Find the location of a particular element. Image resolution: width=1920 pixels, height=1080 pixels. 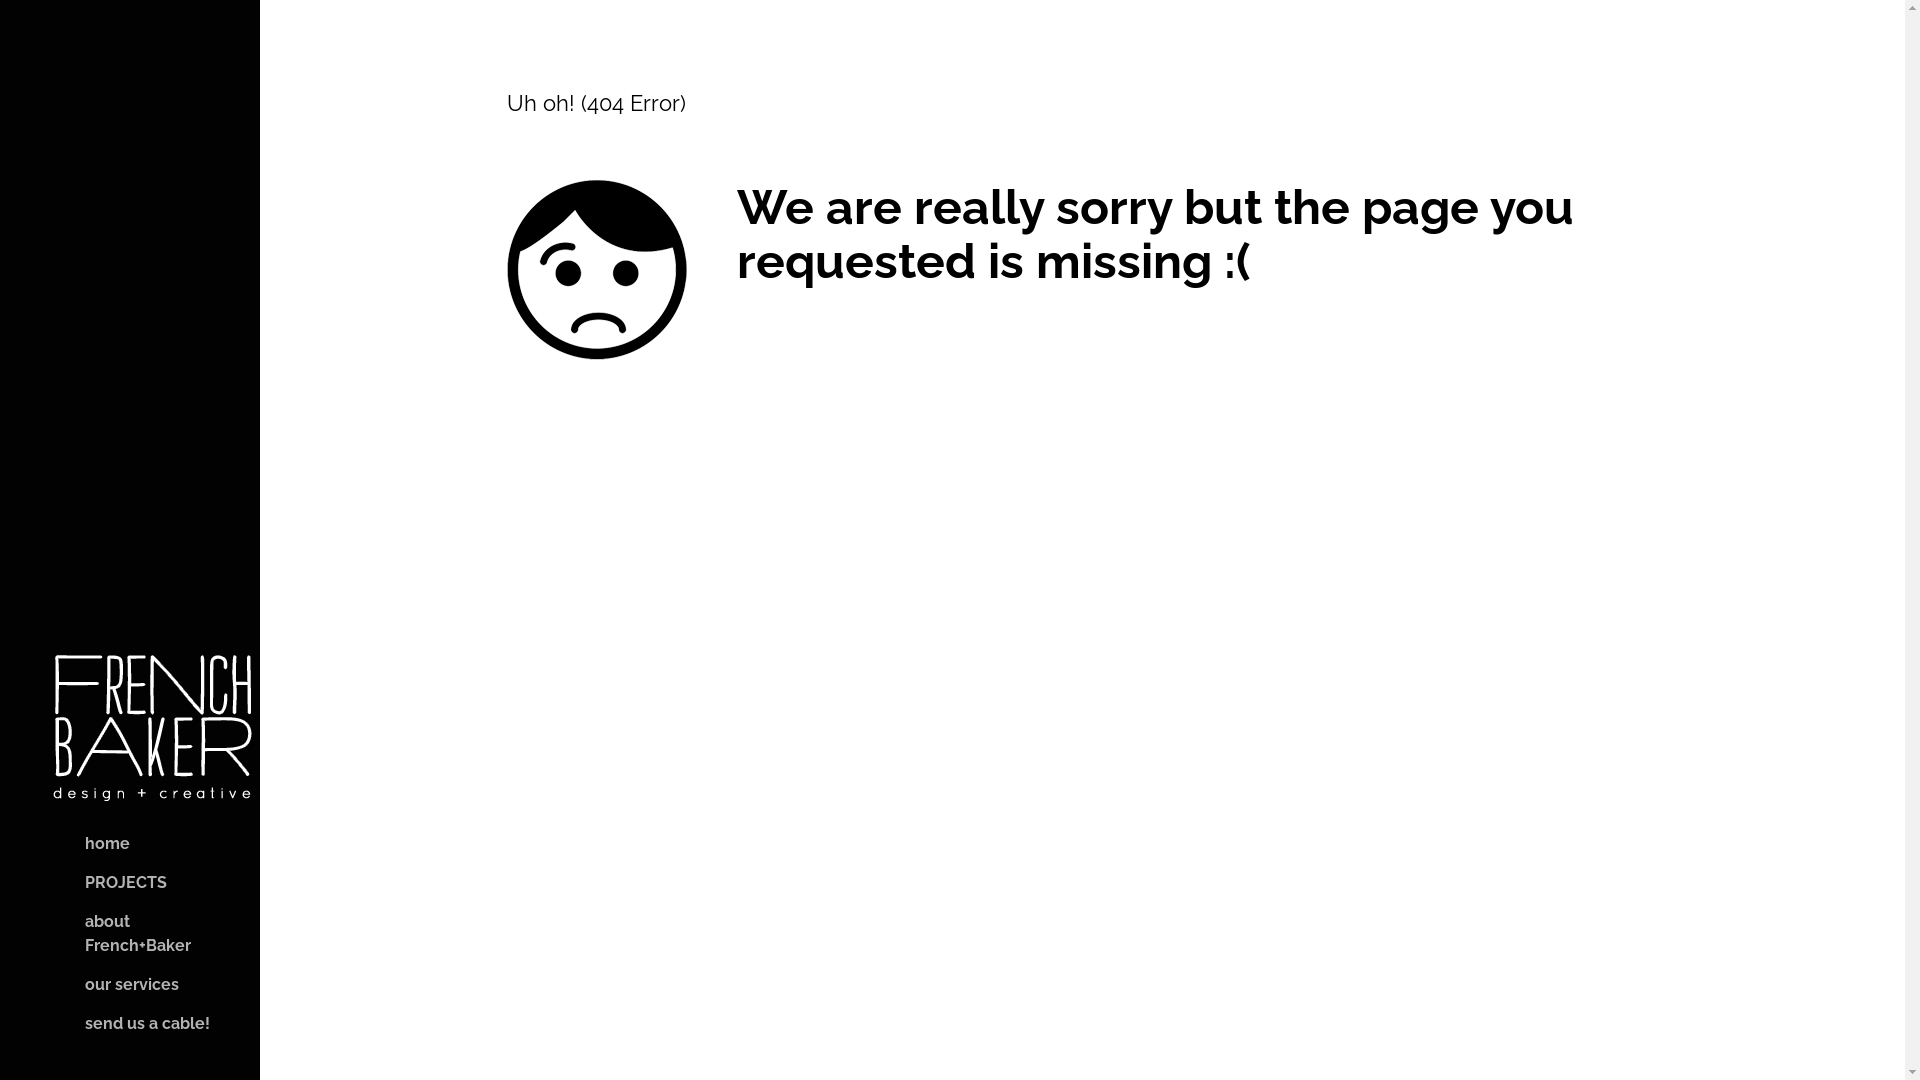

'home' is located at coordinates (89, 844).